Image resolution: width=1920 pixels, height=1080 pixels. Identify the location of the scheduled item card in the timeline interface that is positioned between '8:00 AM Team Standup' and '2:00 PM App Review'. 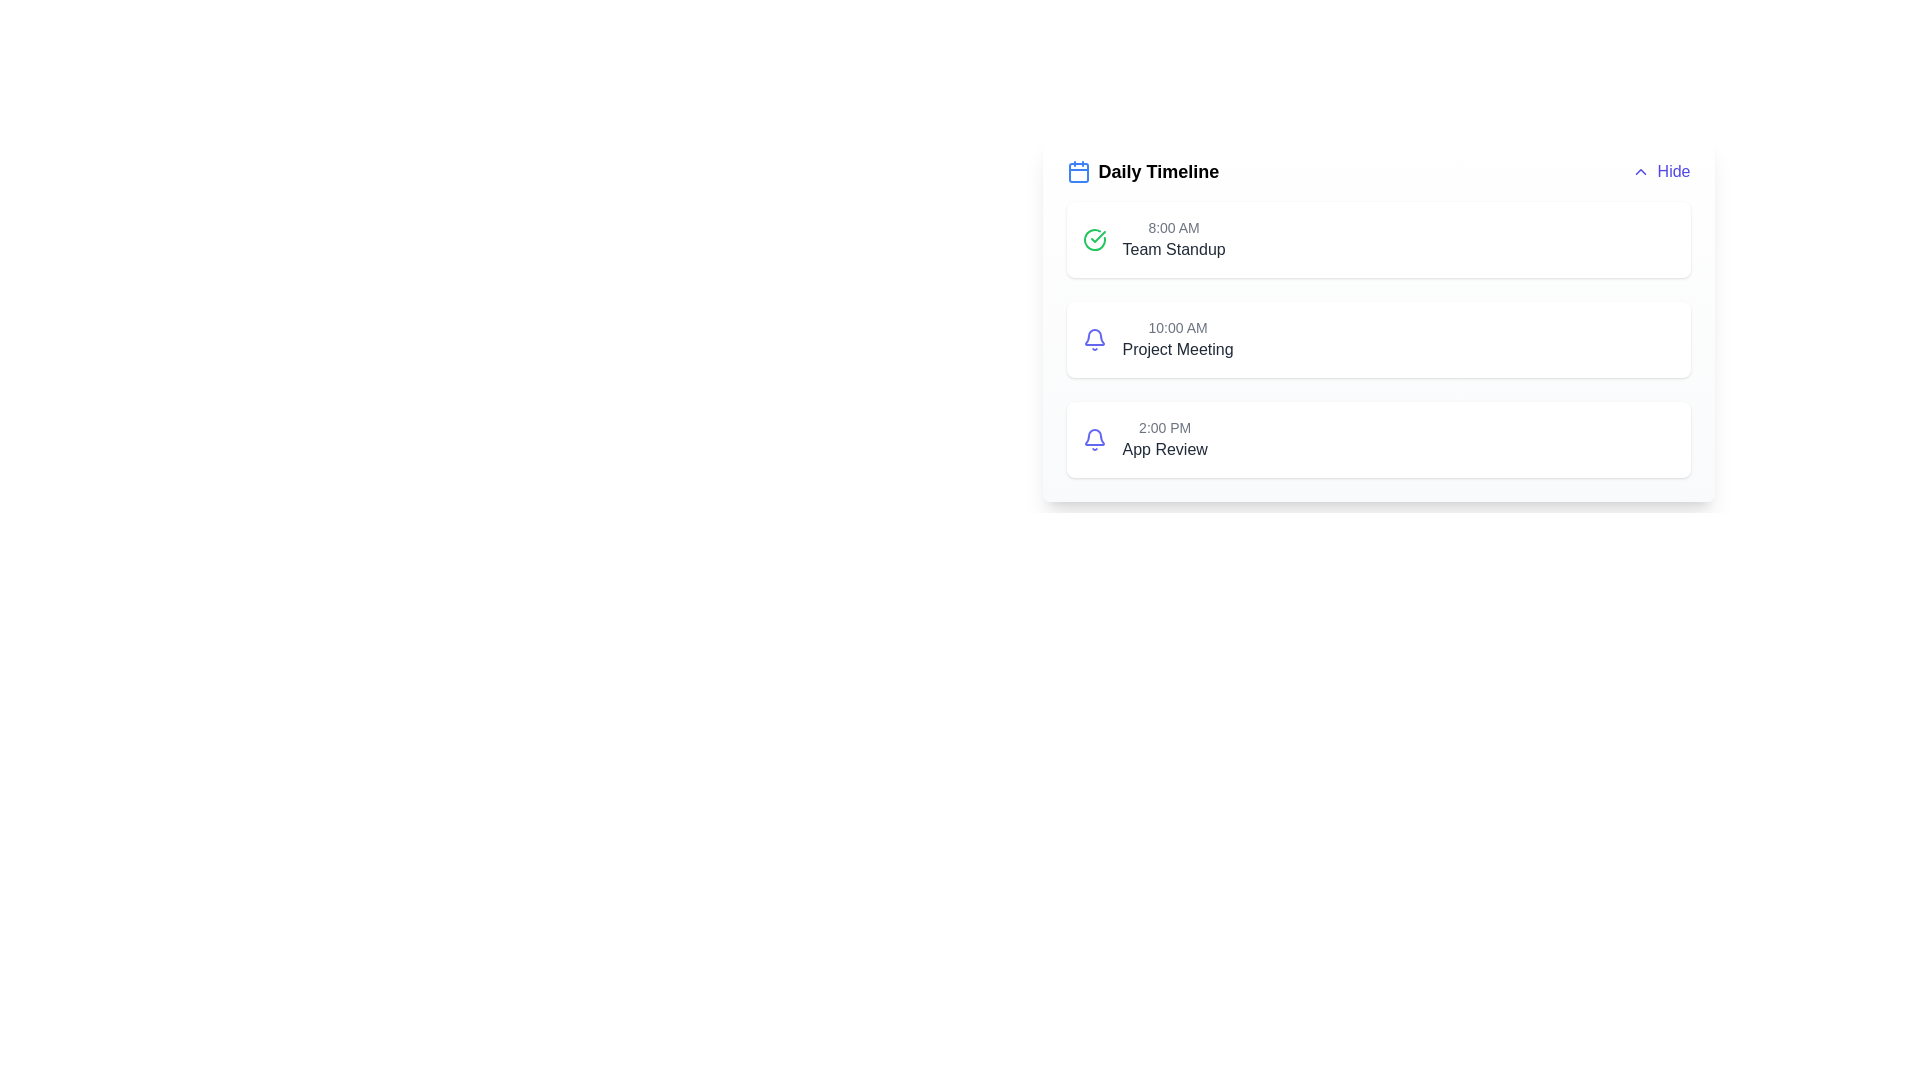
(1377, 311).